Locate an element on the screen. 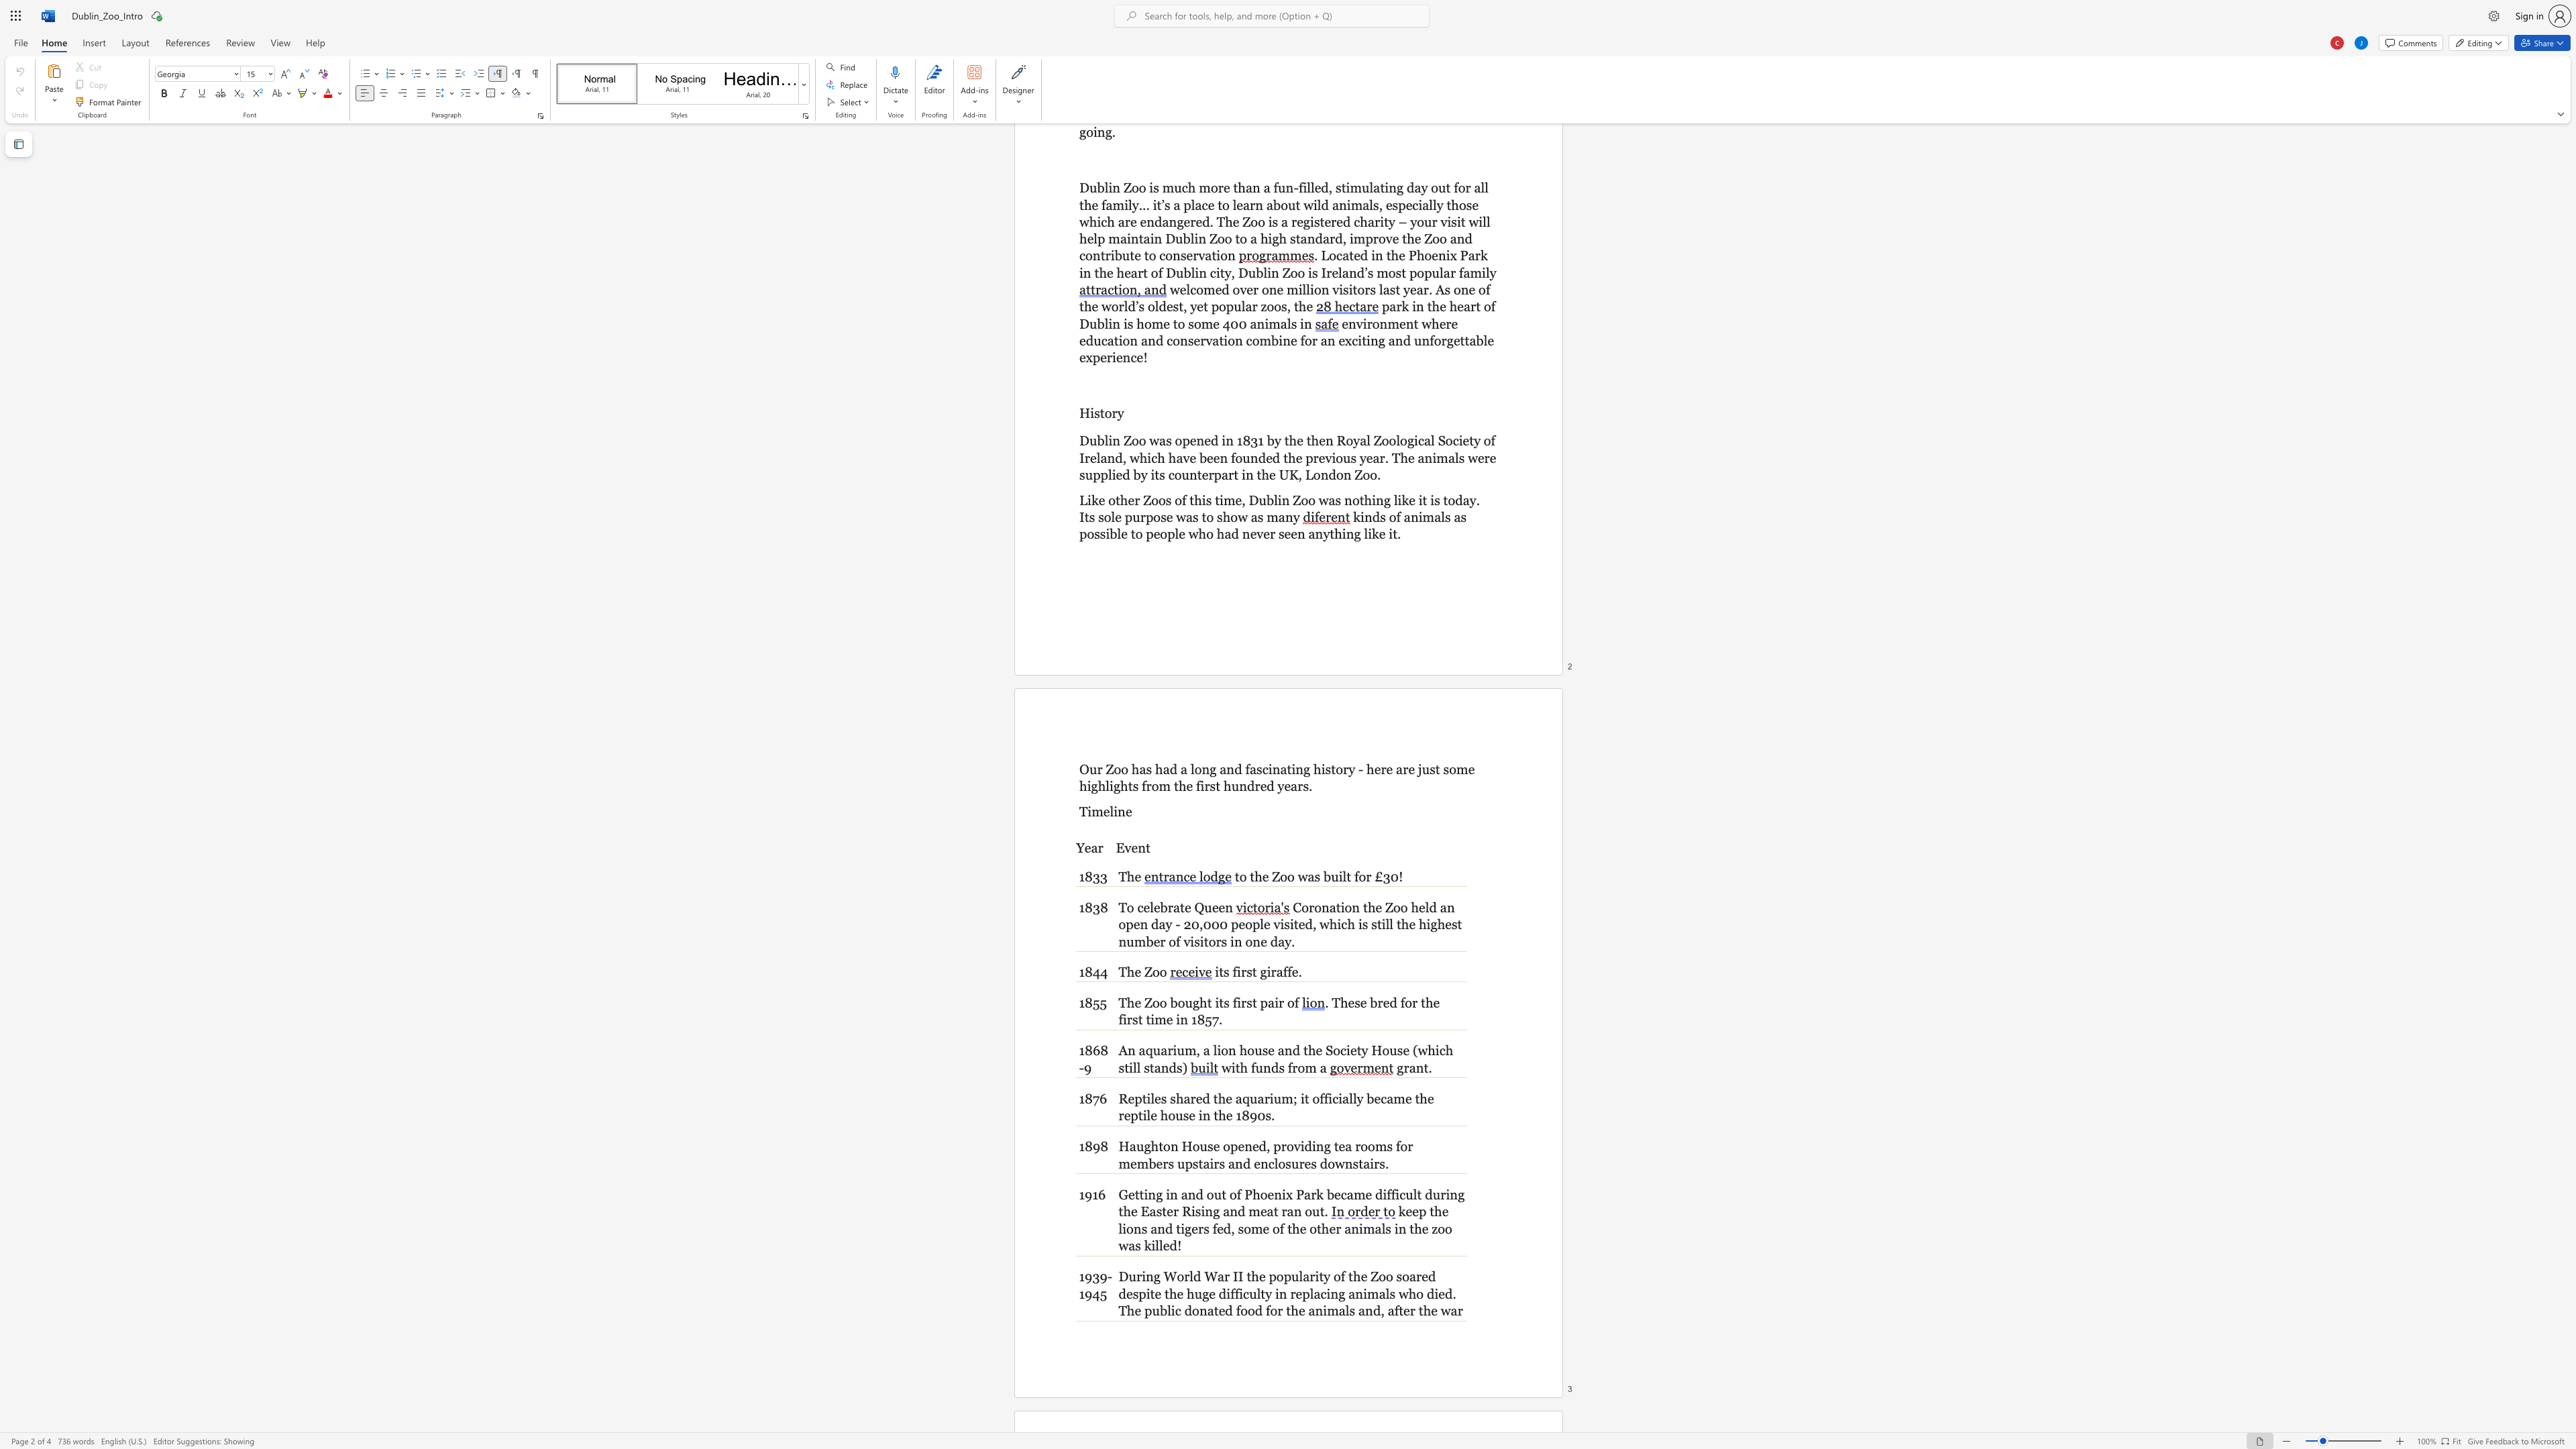 The width and height of the screenshot is (2576, 1449). the subset text "stair" within the text "Haughton House opened, providing tea rooms for members upstairs and enclosures downstairs." is located at coordinates (1352, 1163).